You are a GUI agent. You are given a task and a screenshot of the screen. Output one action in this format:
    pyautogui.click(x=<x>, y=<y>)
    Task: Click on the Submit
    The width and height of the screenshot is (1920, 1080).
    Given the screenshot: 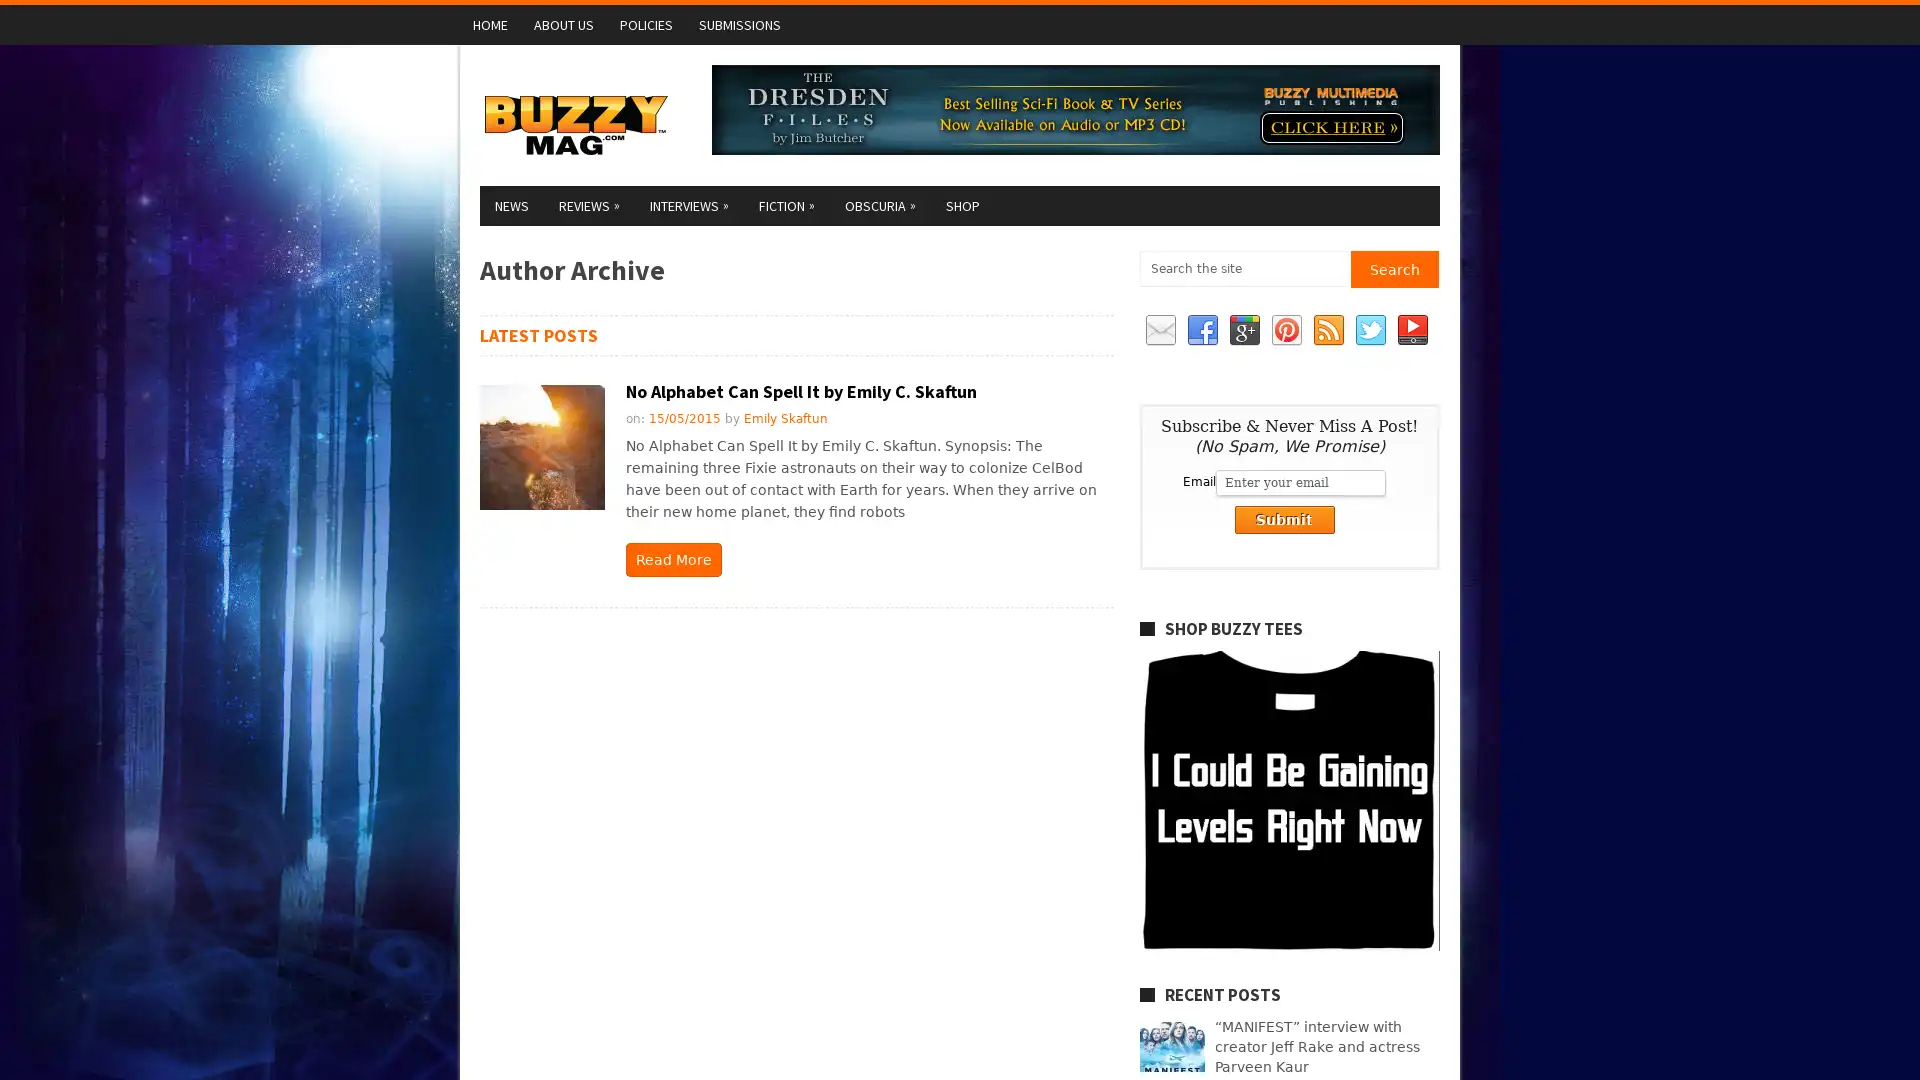 What is the action you would take?
    pyautogui.click(x=1283, y=519)
    